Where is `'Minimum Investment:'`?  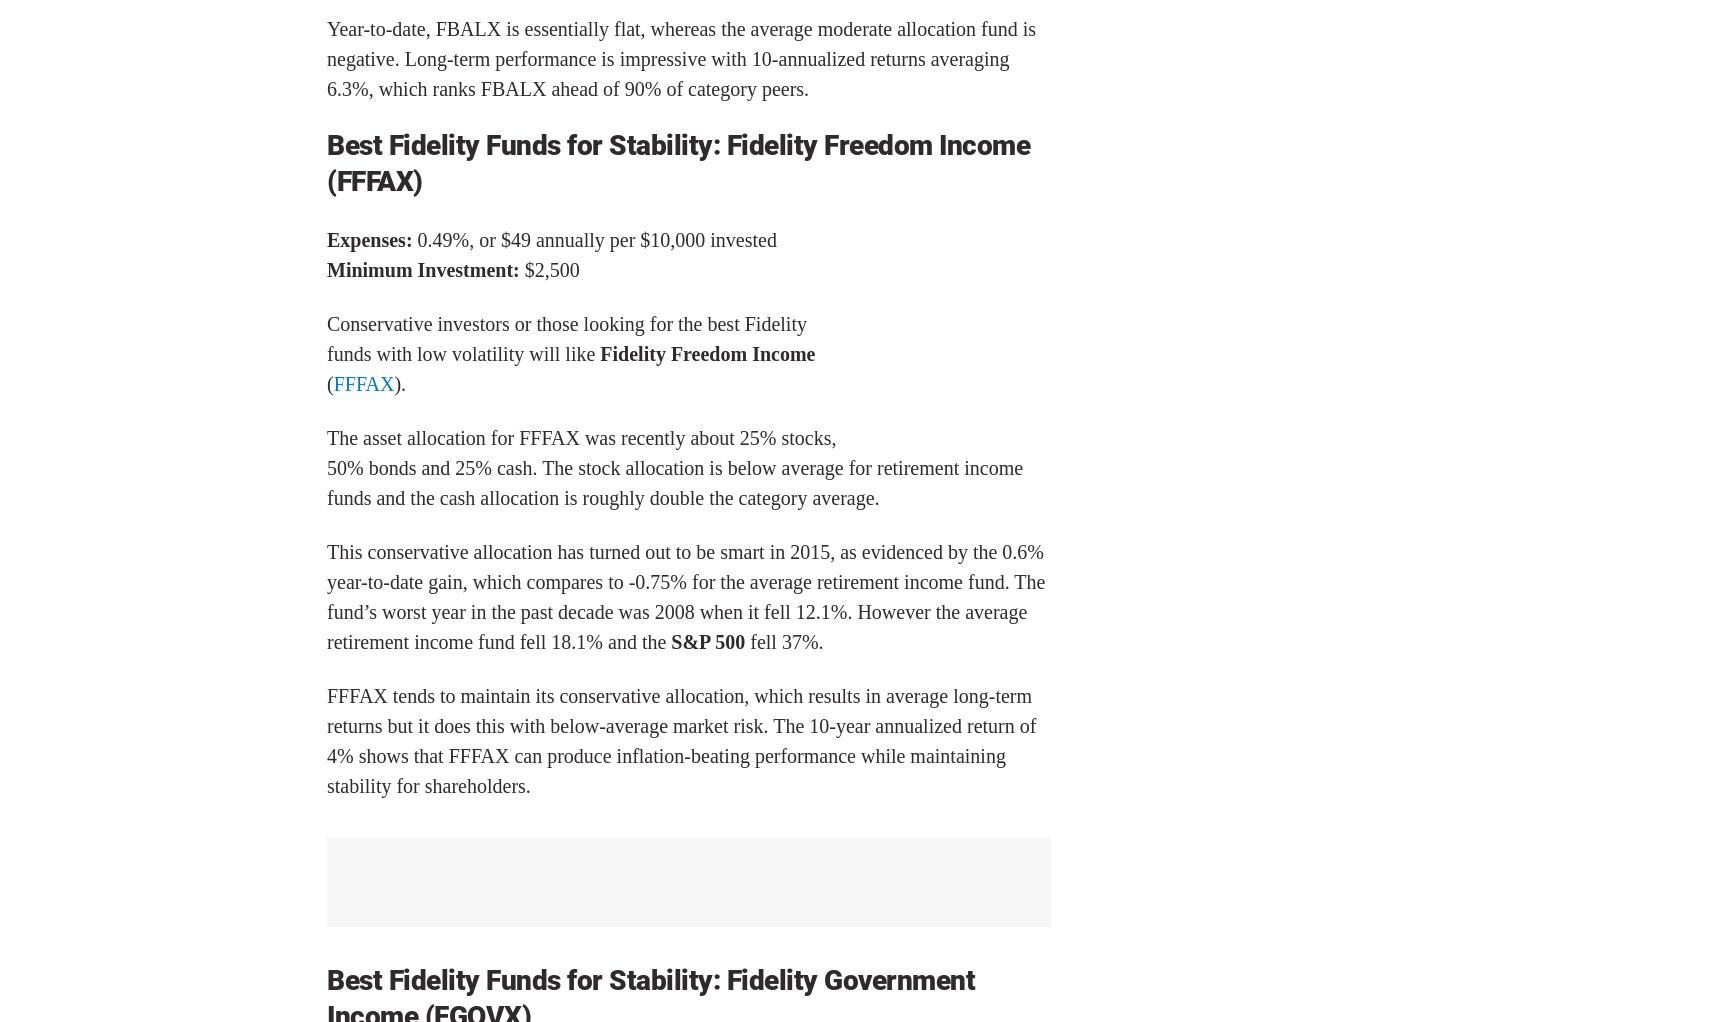
'Minimum Investment:' is located at coordinates (424, 268).